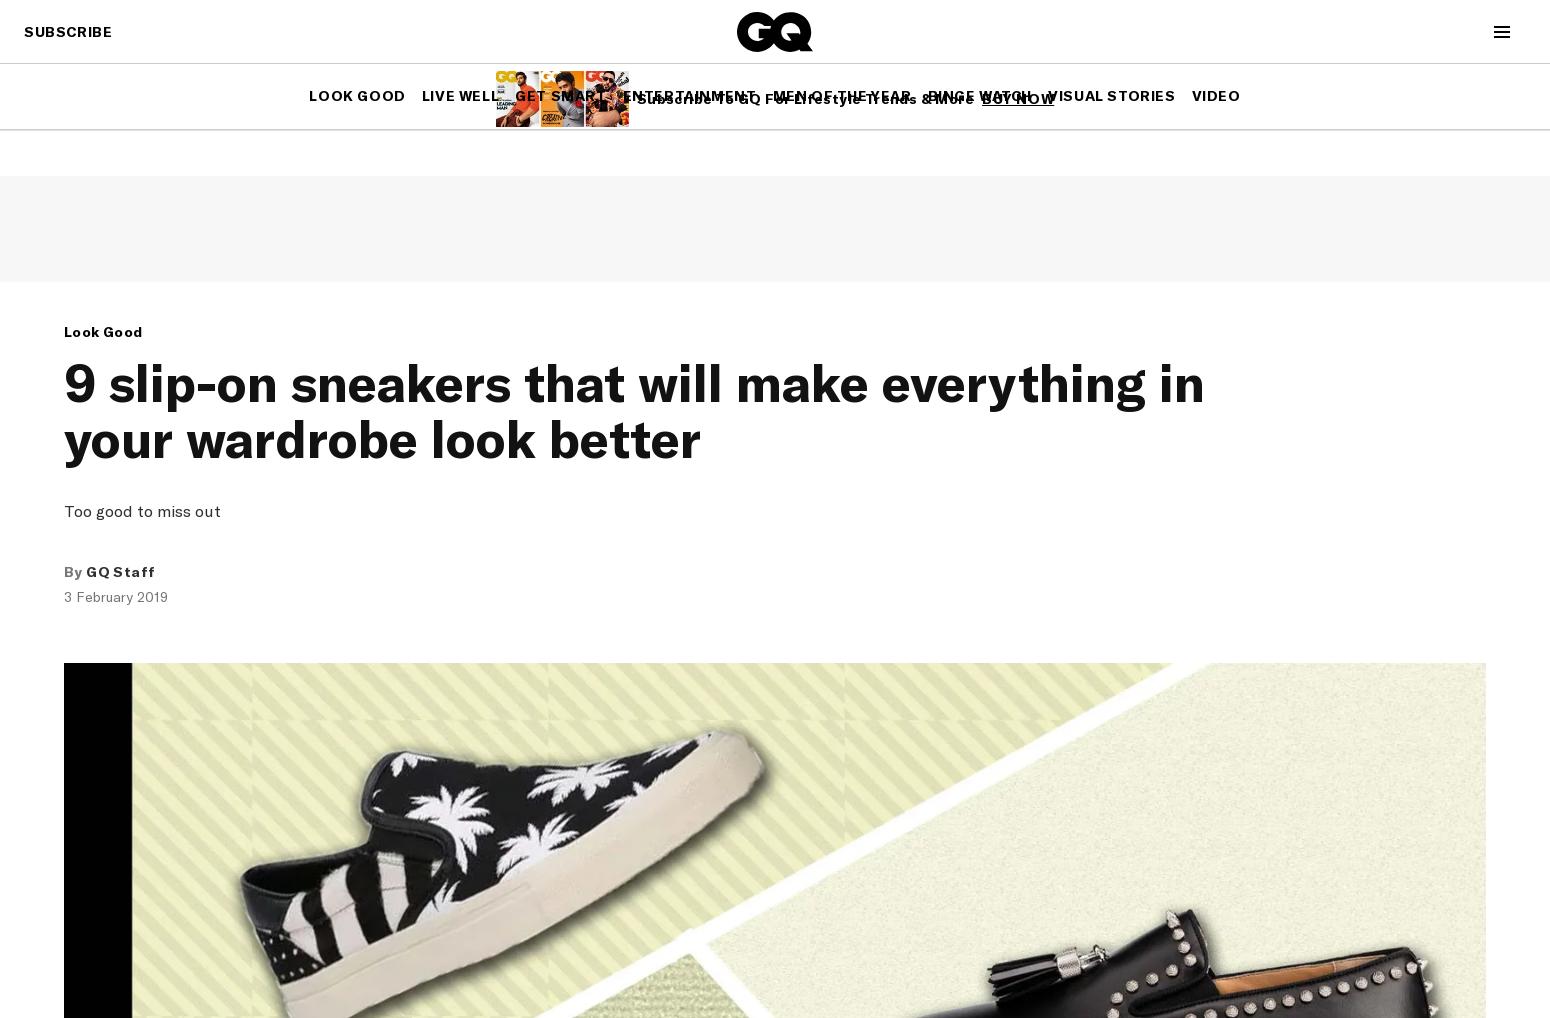 The image size is (1550, 1018). What do you see at coordinates (420, 95) in the screenshot?
I see `'Live Well'` at bounding box center [420, 95].